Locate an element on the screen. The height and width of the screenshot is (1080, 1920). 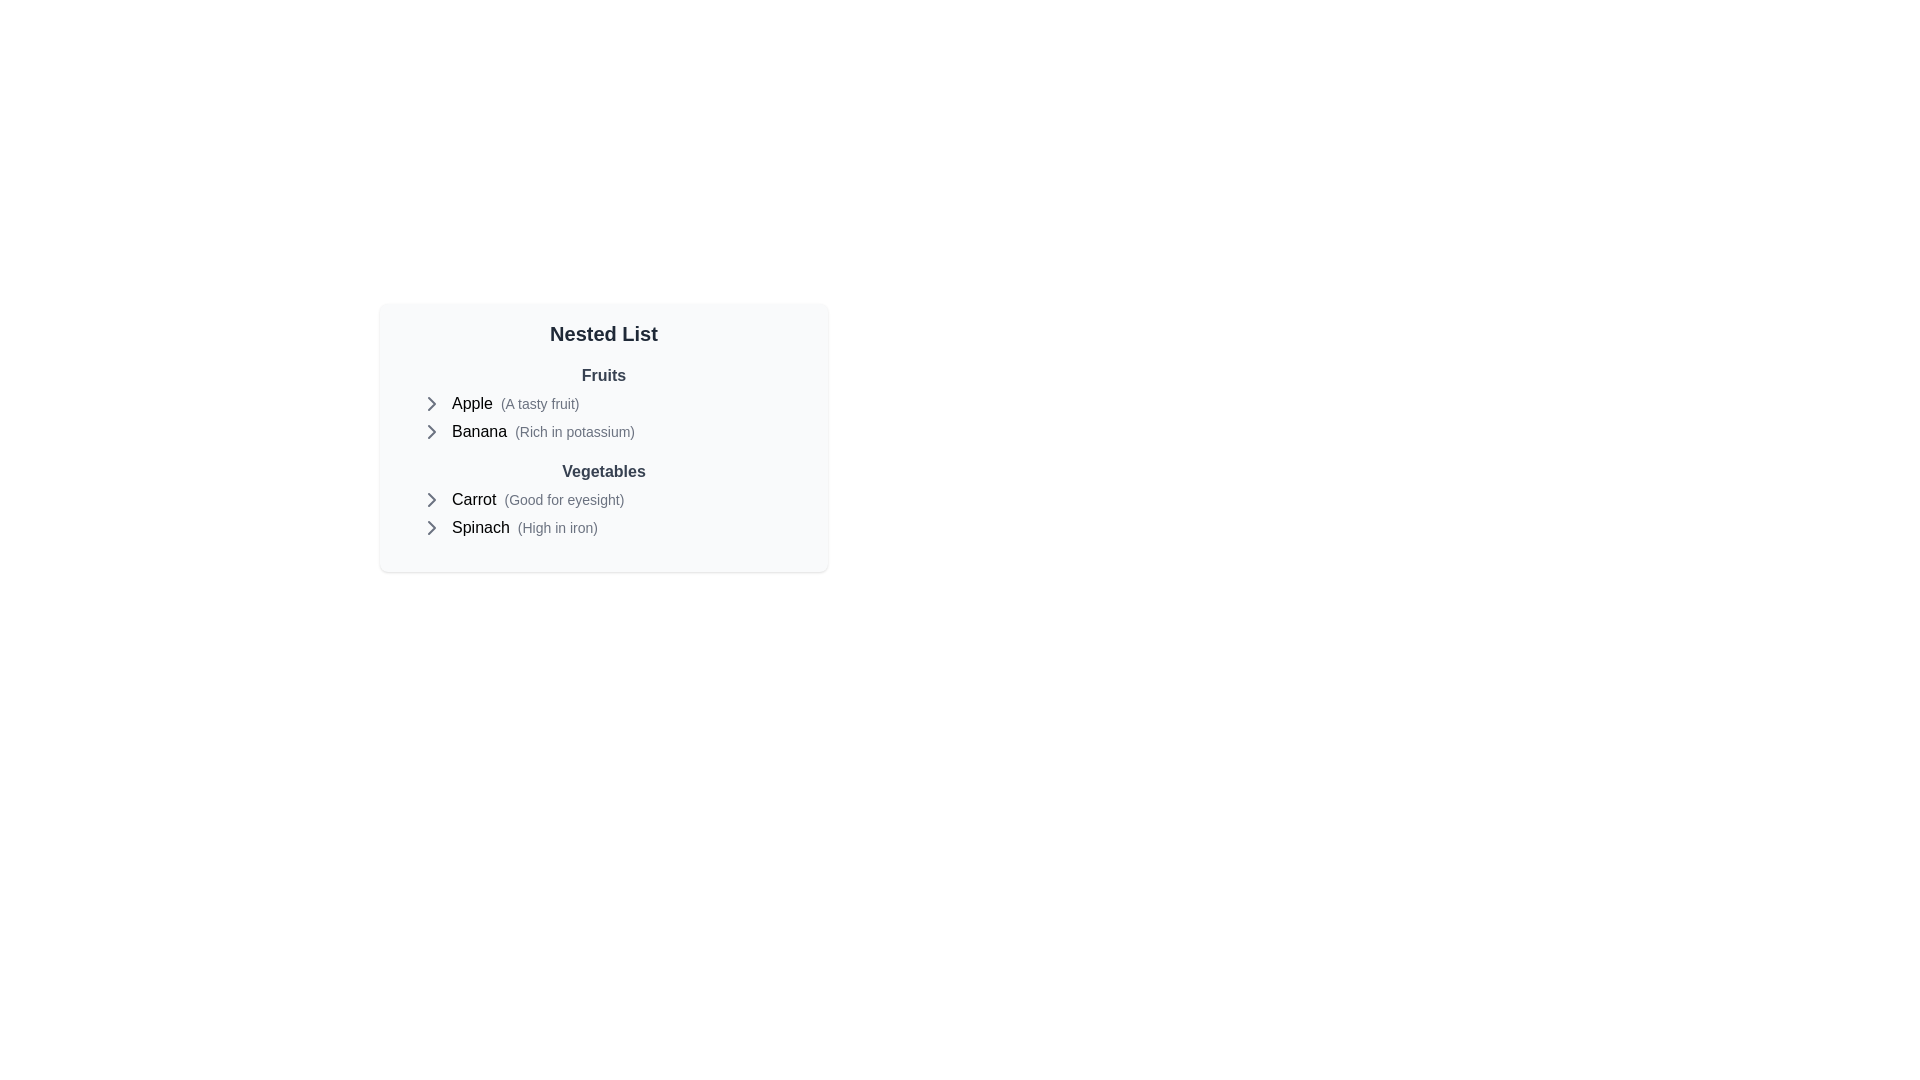
the text of the item Carrot is located at coordinates (473, 499).